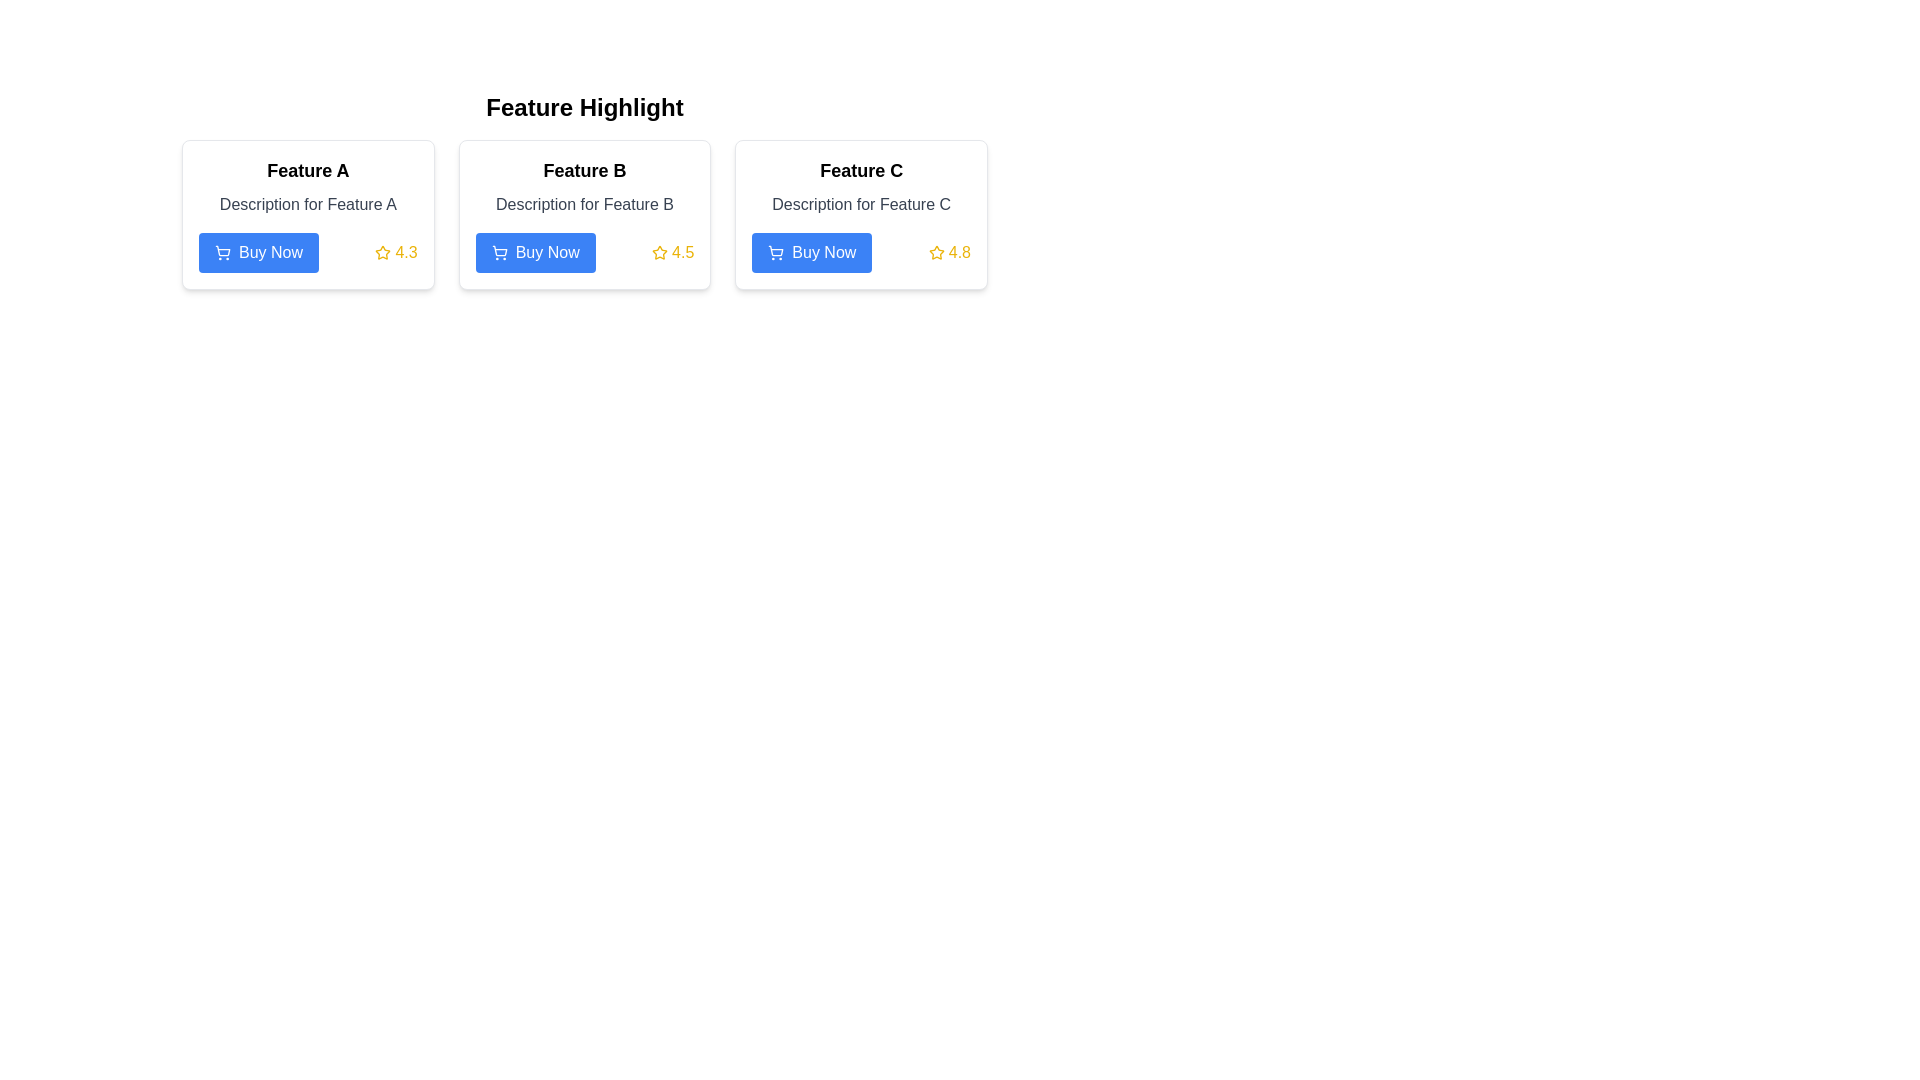 The height and width of the screenshot is (1080, 1920). I want to click on the static rating icon, which is located in the Feature B section, positioned to the right of the 'Buy Now' button and to the left of the text '4.5', so click(660, 252).